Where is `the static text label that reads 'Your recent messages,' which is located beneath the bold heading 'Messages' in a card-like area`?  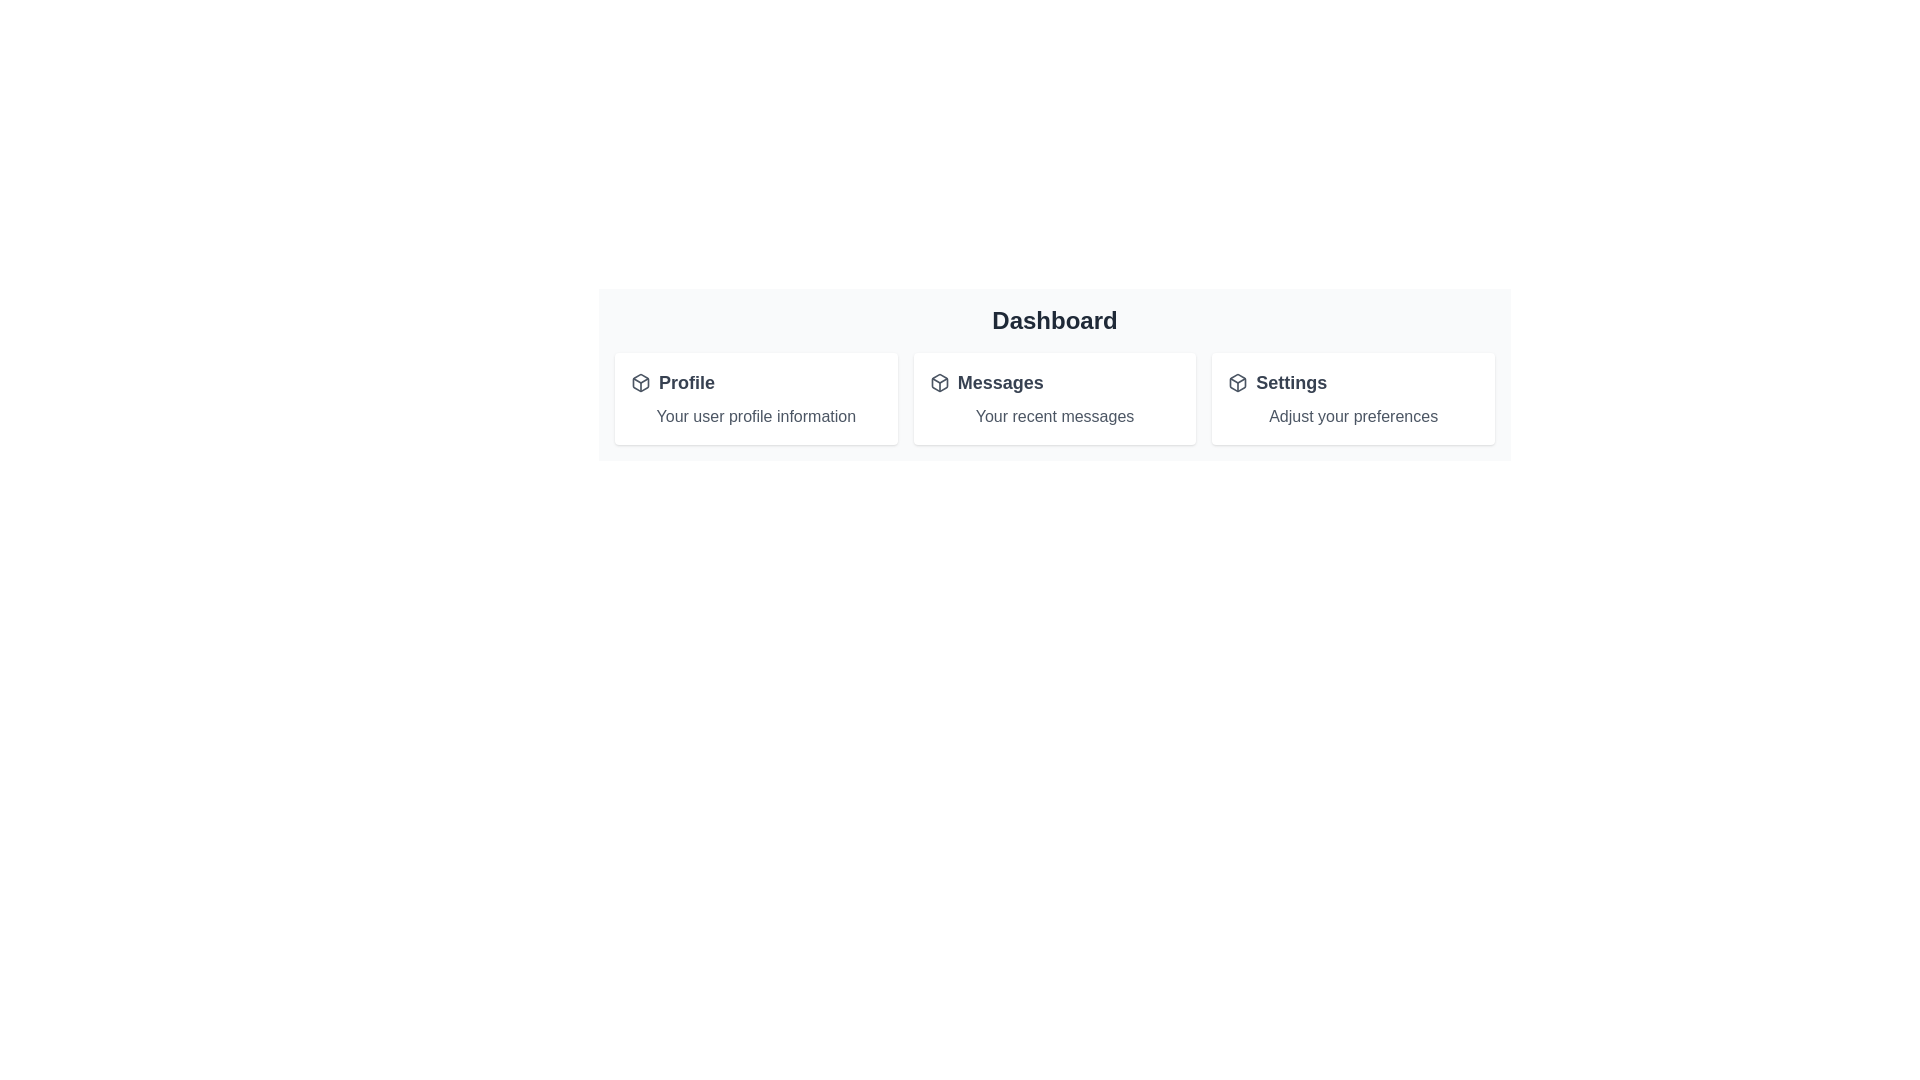
the static text label that reads 'Your recent messages,' which is located beneath the bold heading 'Messages' in a card-like area is located at coordinates (1054, 415).